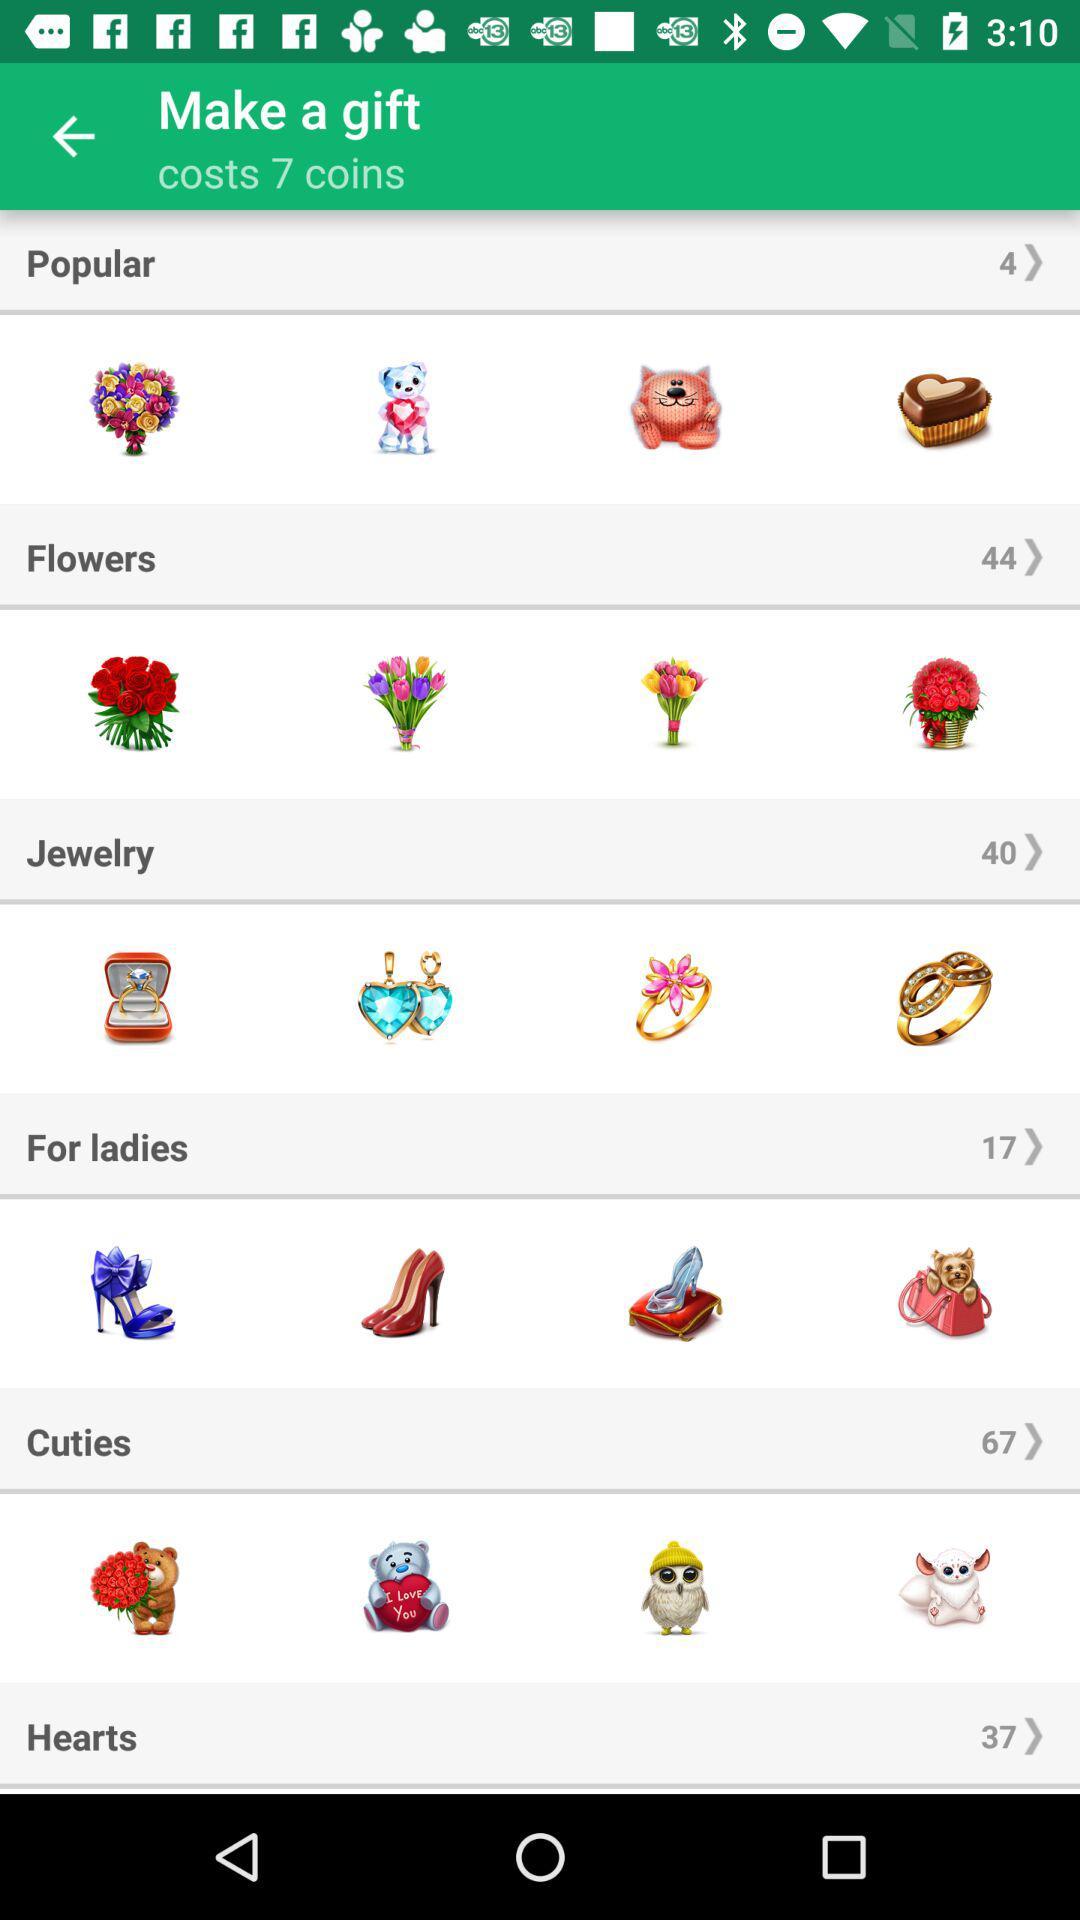 This screenshot has height=1920, width=1080. What do you see at coordinates (999, 1734) in the screenshot?
I see `the icon to the right of hearts` at bounding box center [999, 1734].